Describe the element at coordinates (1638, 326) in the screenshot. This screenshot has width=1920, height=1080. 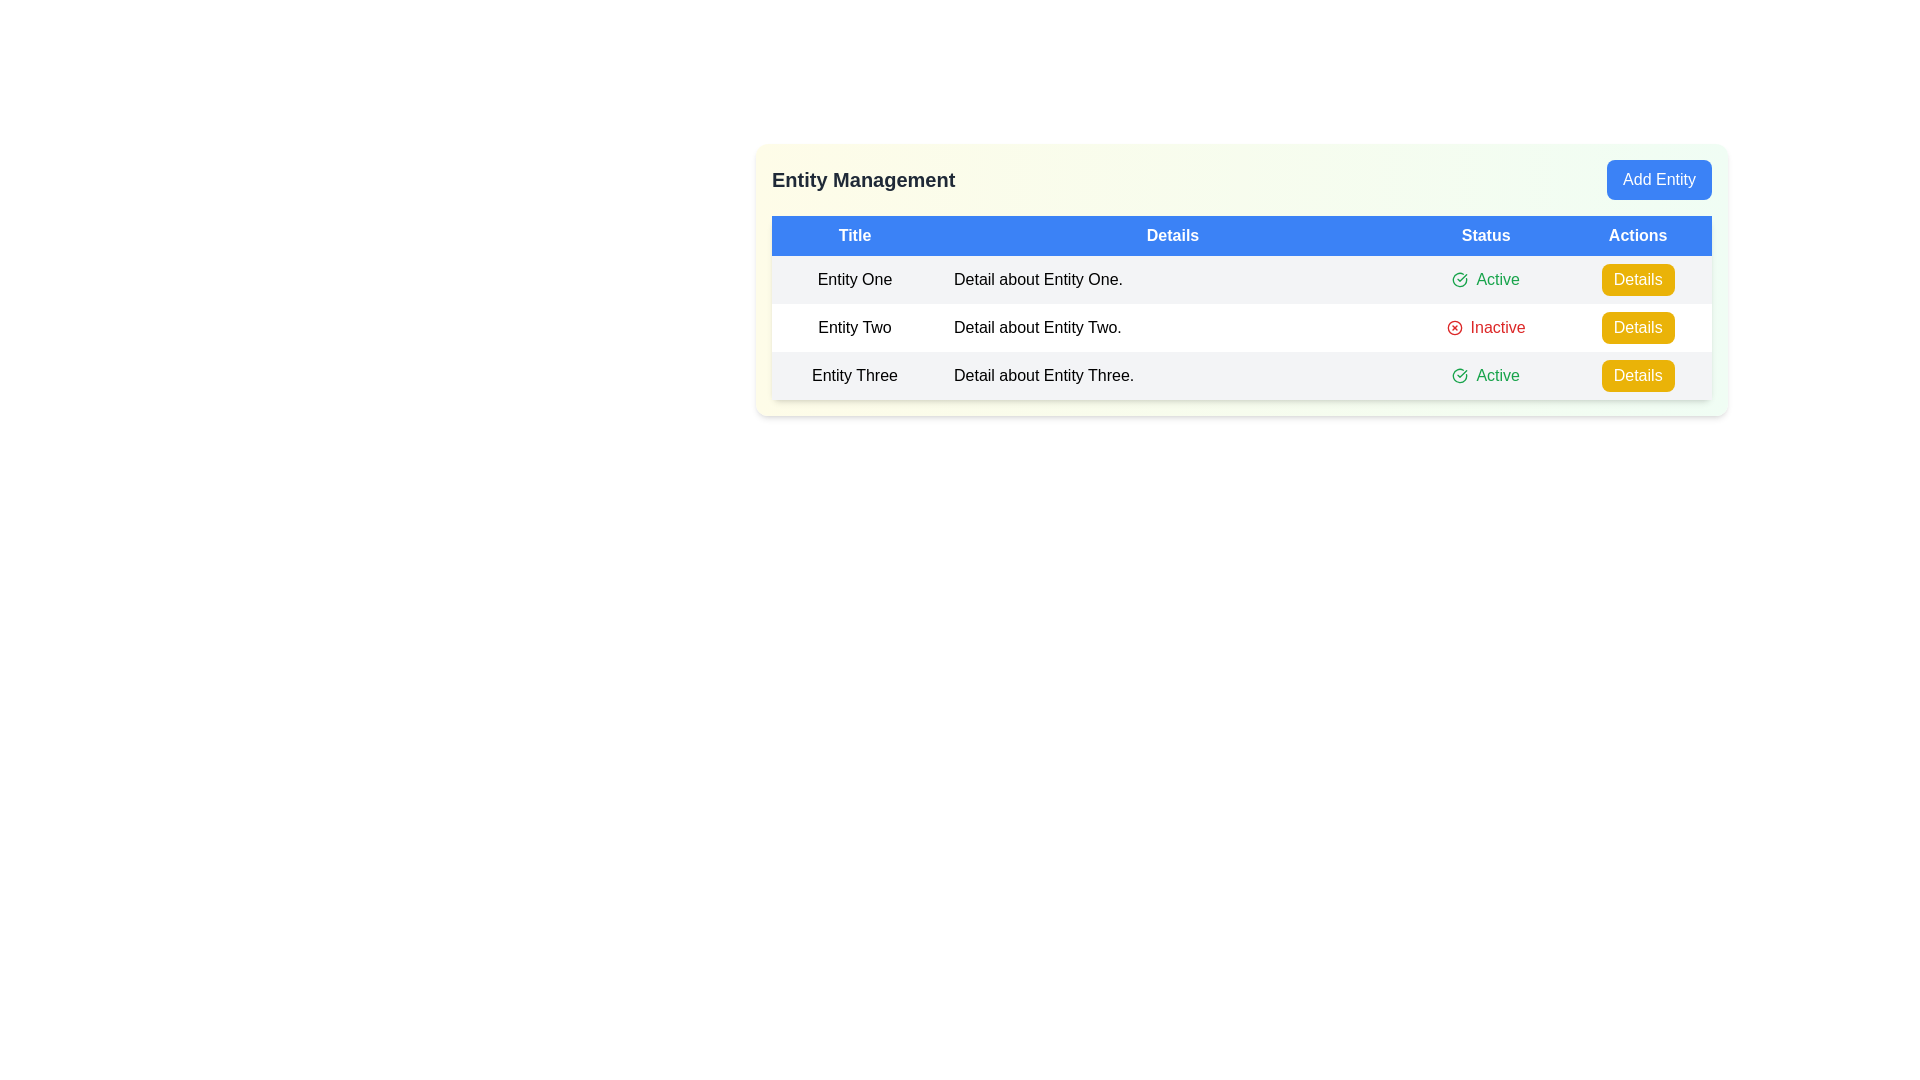
I see `the rectangular button with rounded corners that has a vibrant yellow background and white text reading 'Details', located in the last column of the row for 'Entity Two' under the 'Actions' header` at that location.